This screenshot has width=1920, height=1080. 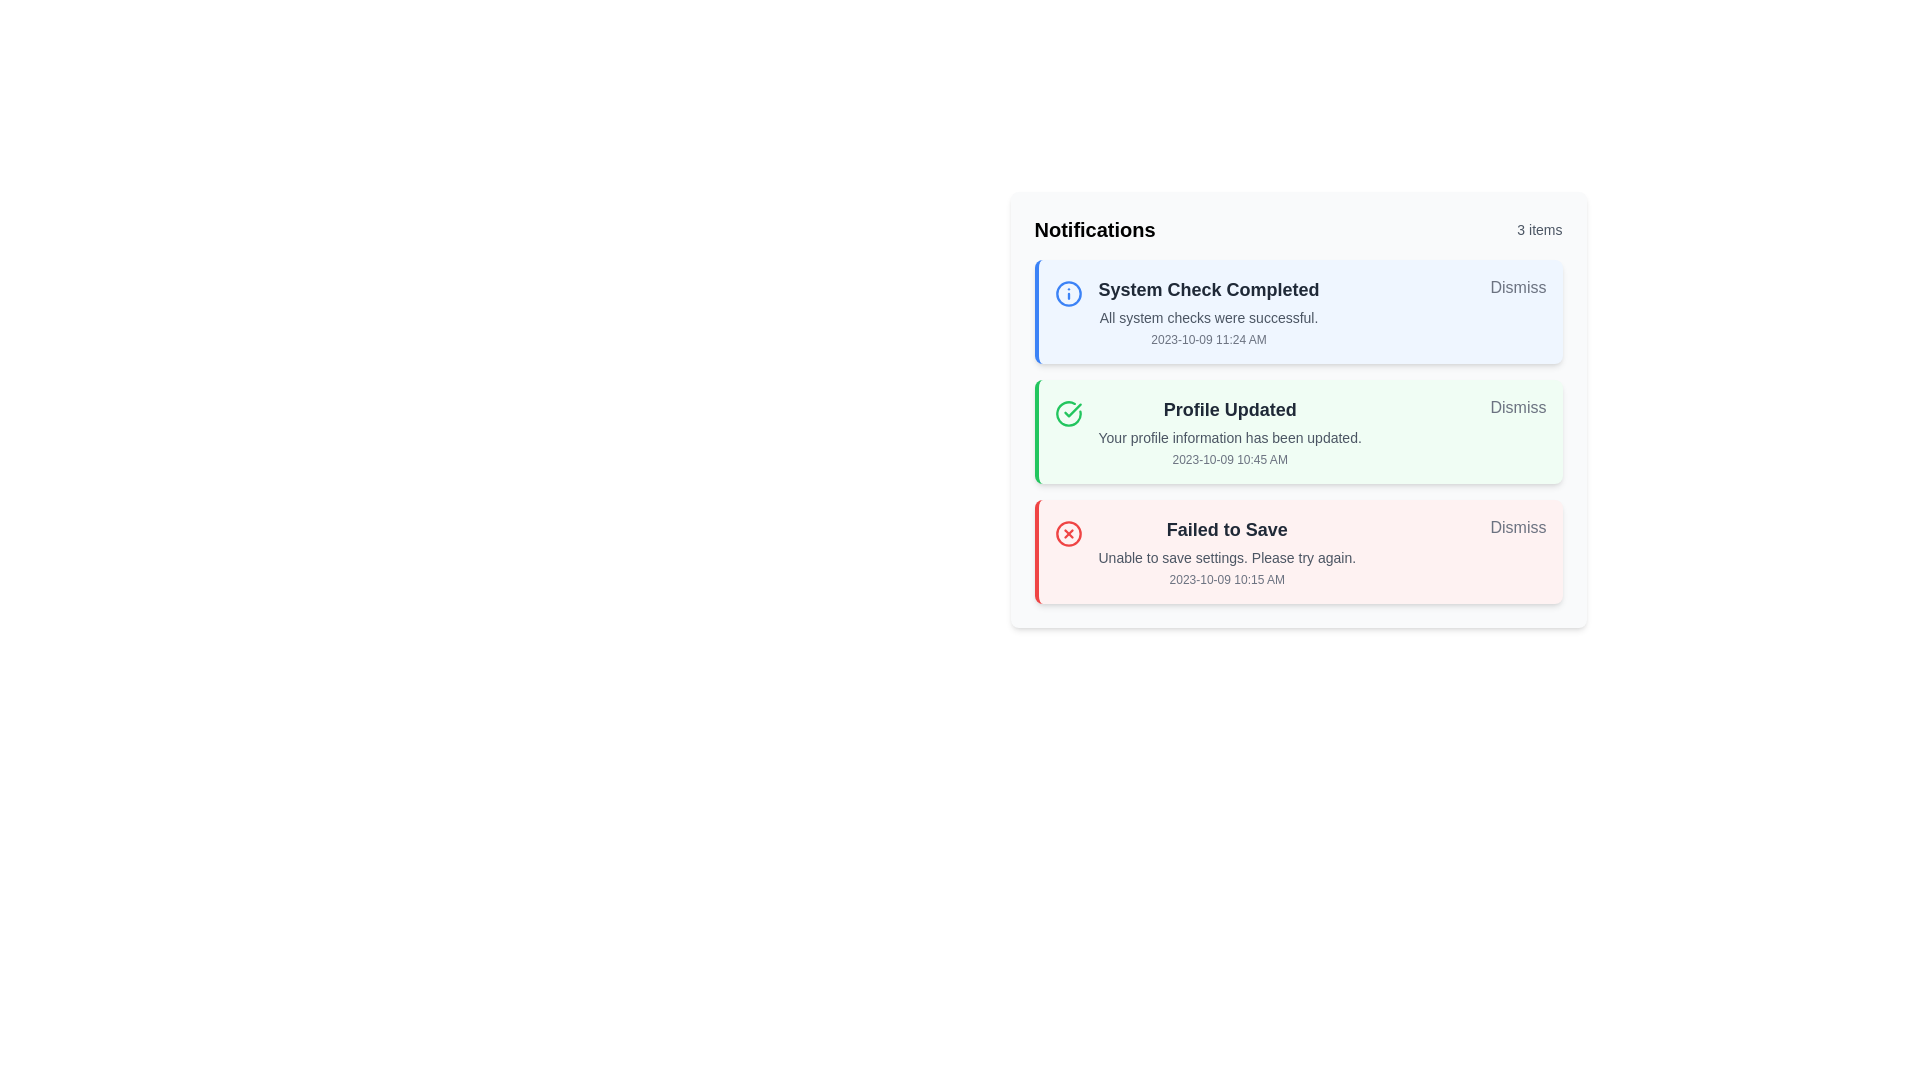 I want to click on date and time information displayed in the text element showing '2023-10-09 11:24 AM', which is located at the bottom of the first notification card titled 'System Check Completed', so click(x=1208, y=338).